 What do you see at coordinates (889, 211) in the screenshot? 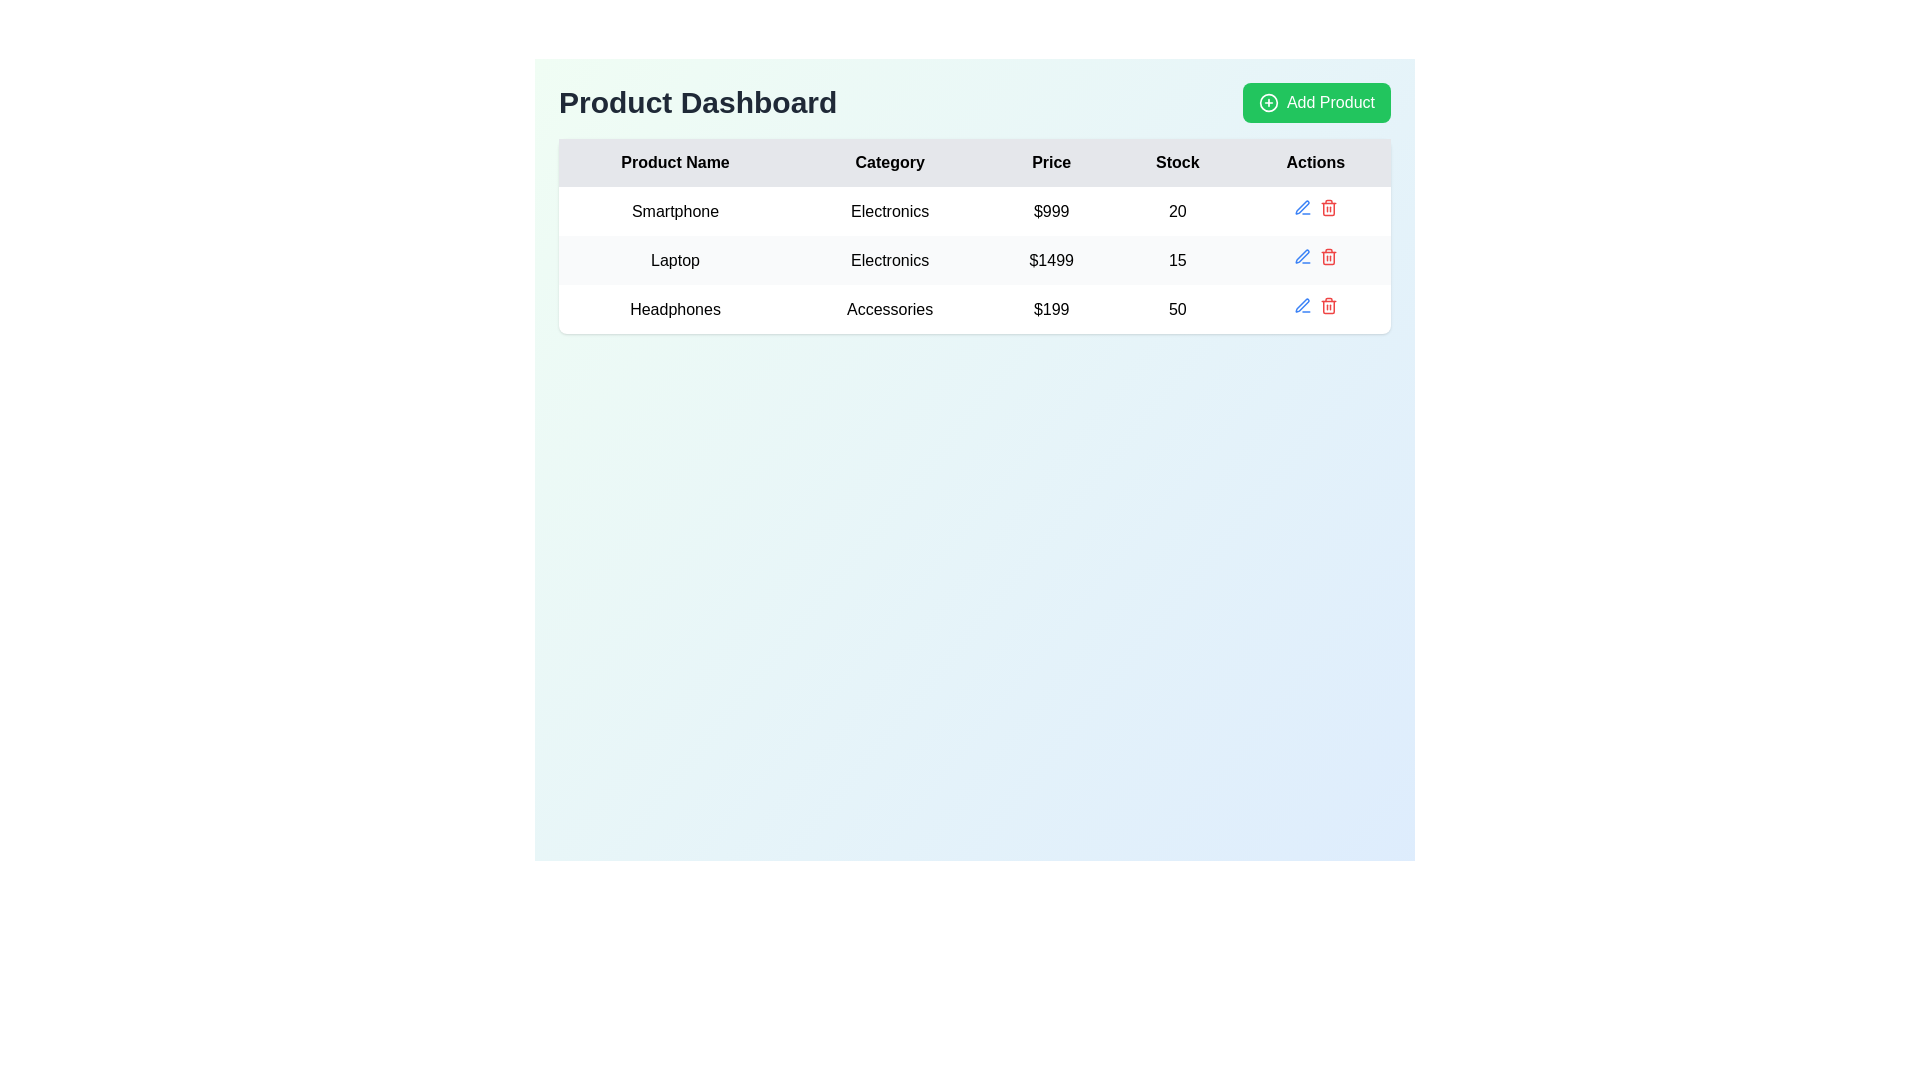
I see `text content of the 'Electronics' text block located under the 'Category' column in the first row of the table` at bounding box center [889, 211].